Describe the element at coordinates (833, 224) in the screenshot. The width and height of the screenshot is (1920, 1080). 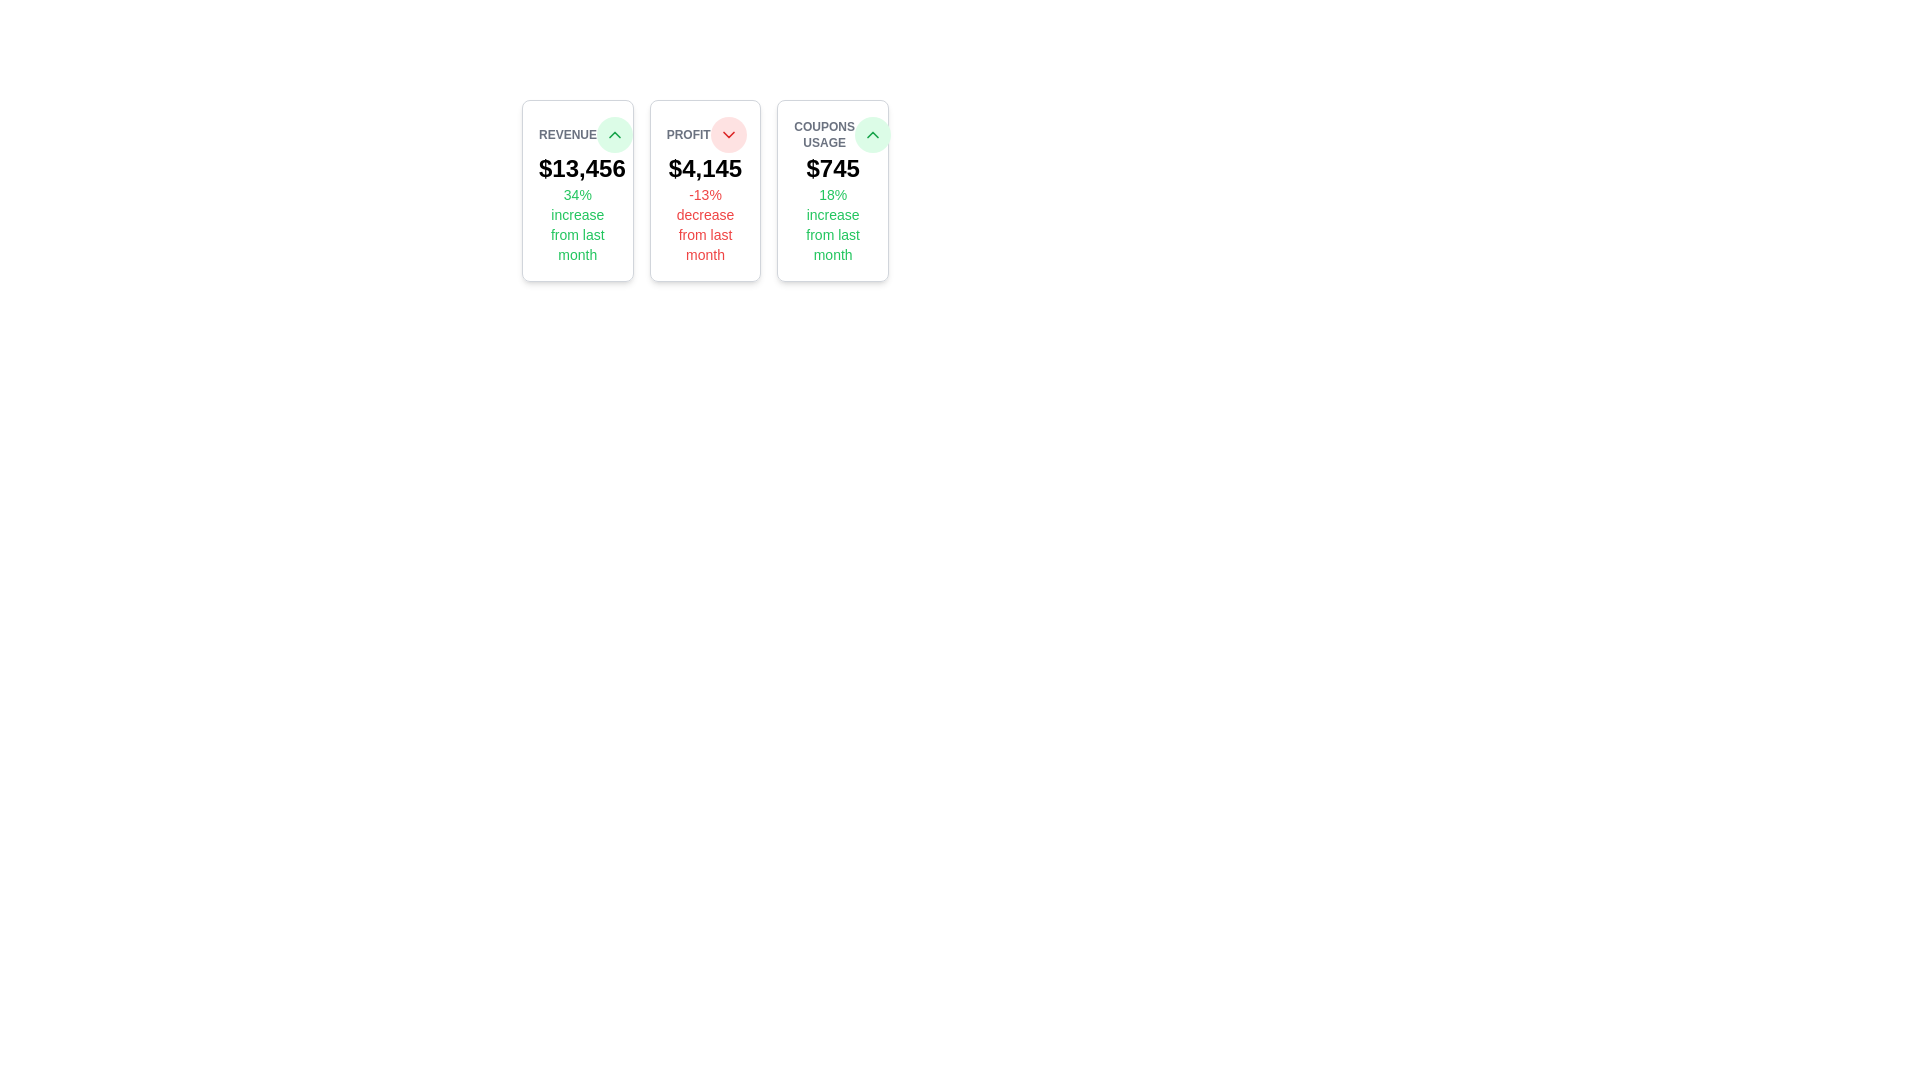
I see `the Label indicating the percentage change in coupon usage, located below the monetary value '$745' in the 'COUPONS USAGE' card` at that location.